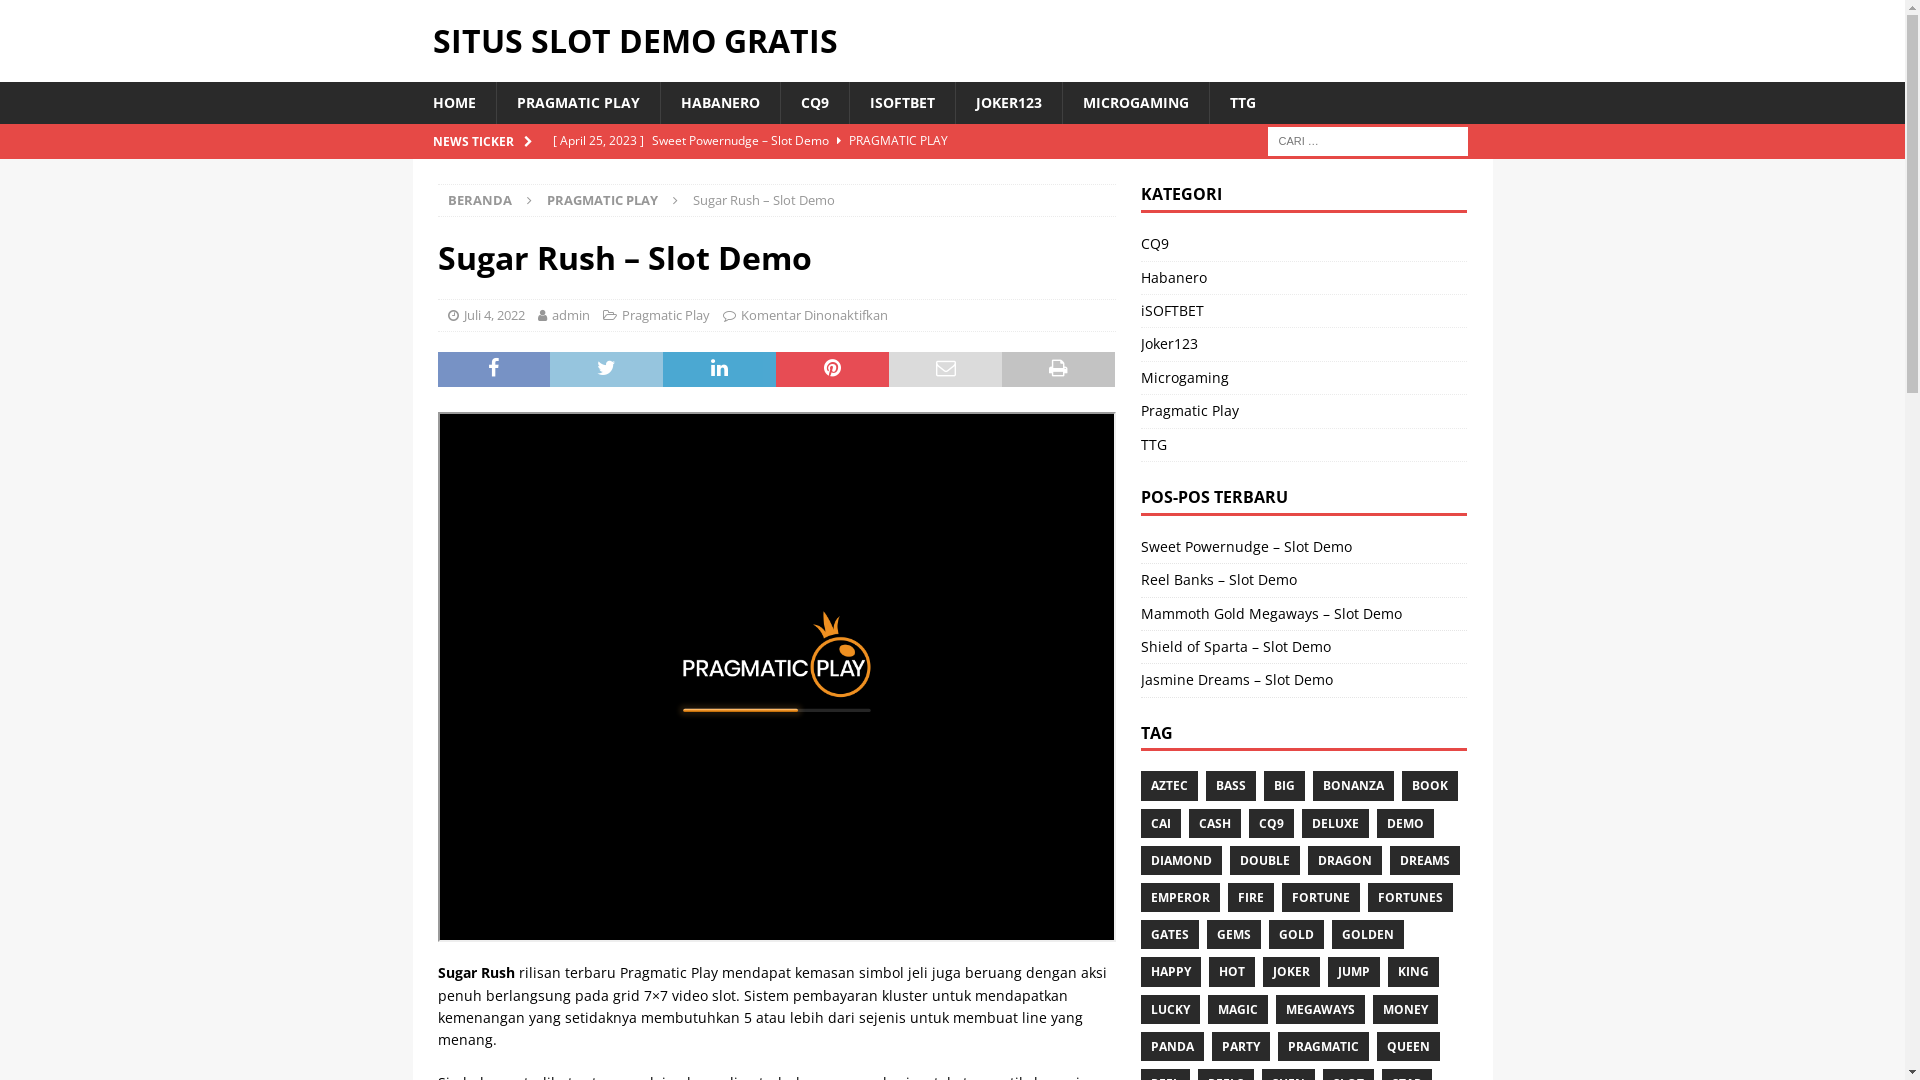 Image resolution: width=1920 pixels, height=1080 pixels. What do you see at coordinates (75, 15) in the screenshot?
I see `'Cari'` at bounding box center [75, 15].